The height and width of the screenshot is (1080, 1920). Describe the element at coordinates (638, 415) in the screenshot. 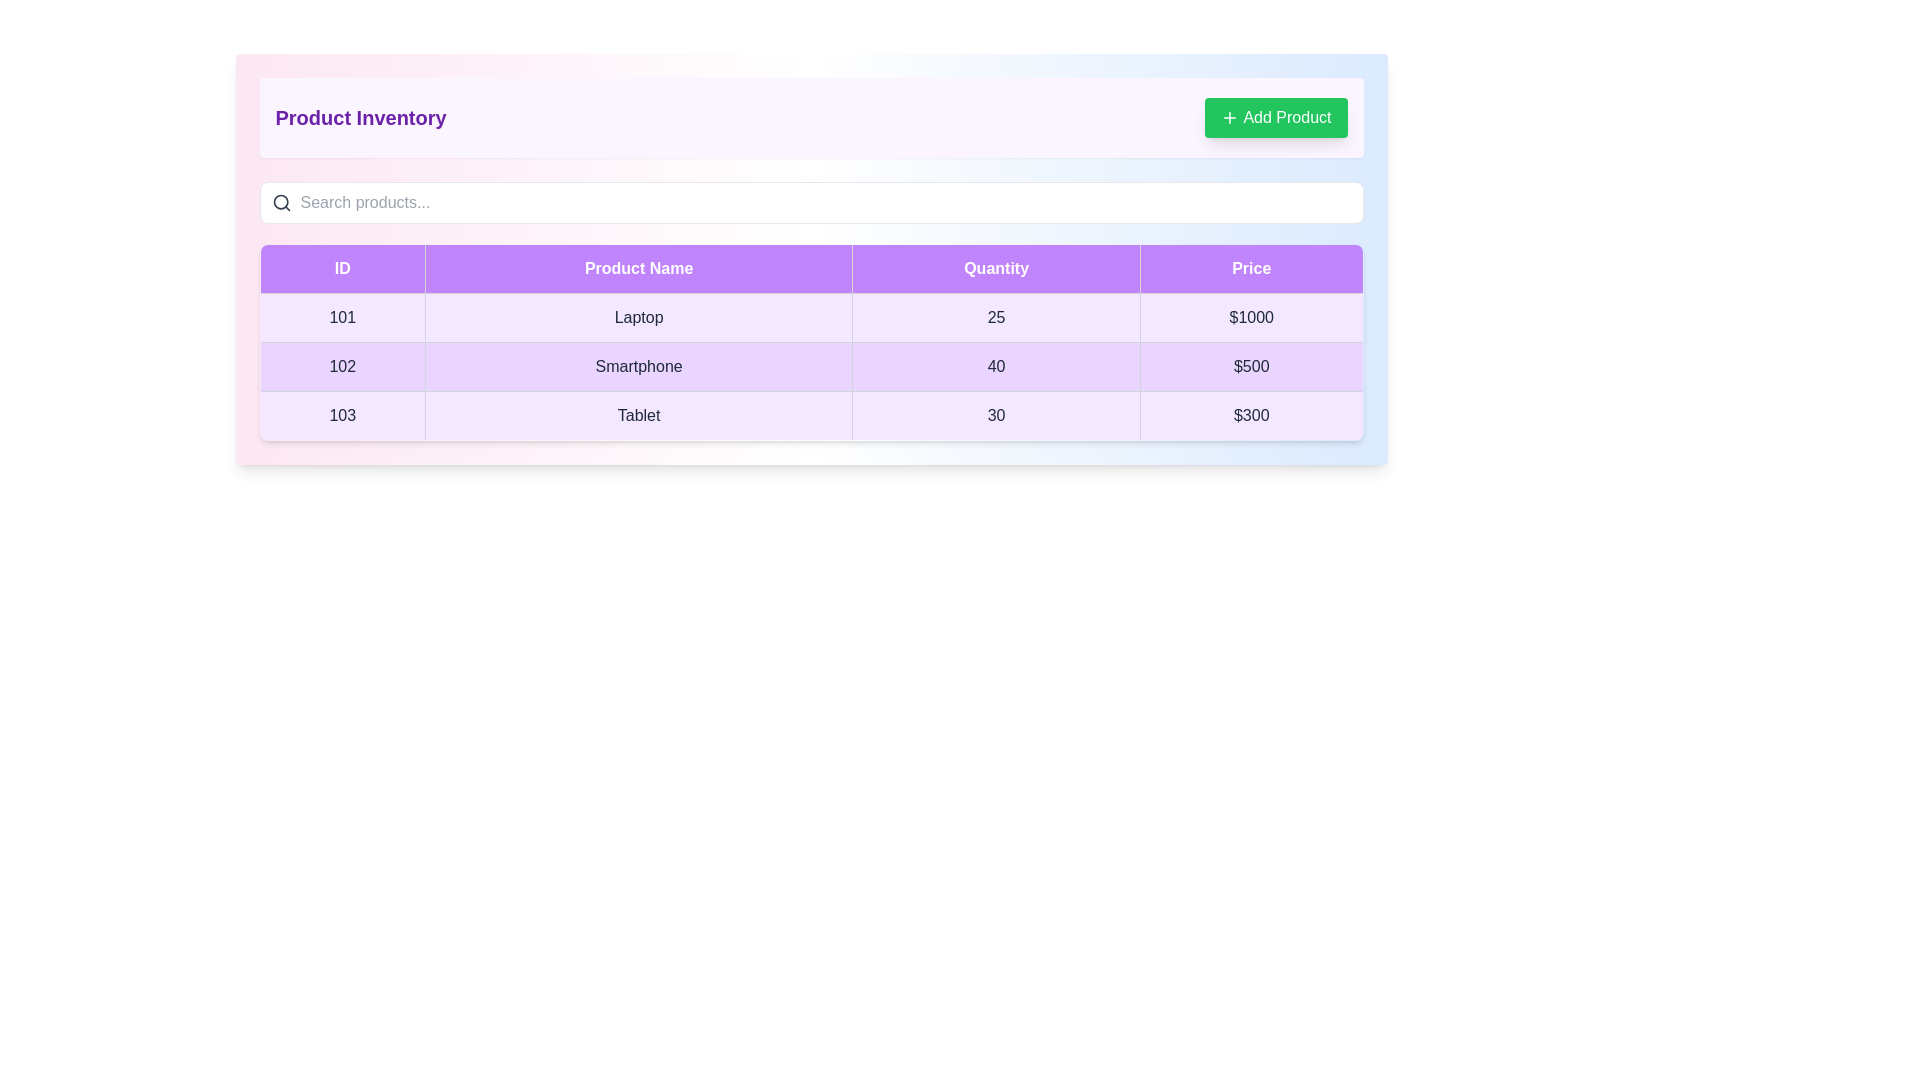

I see `text of the 'Tablet' label located in the second column of the third row of the table, which is identified by the row starting with '103'` at that location.